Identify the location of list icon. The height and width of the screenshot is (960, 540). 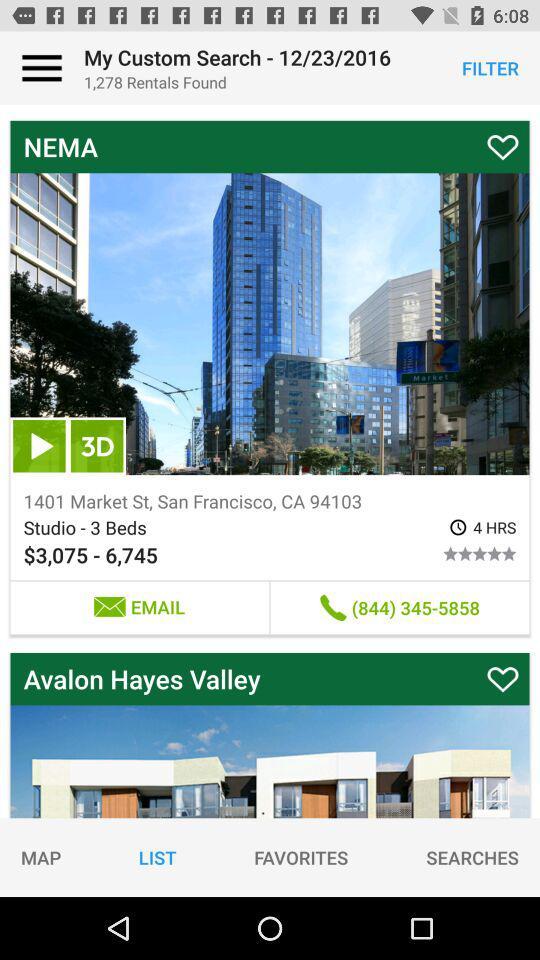
(156, 856).